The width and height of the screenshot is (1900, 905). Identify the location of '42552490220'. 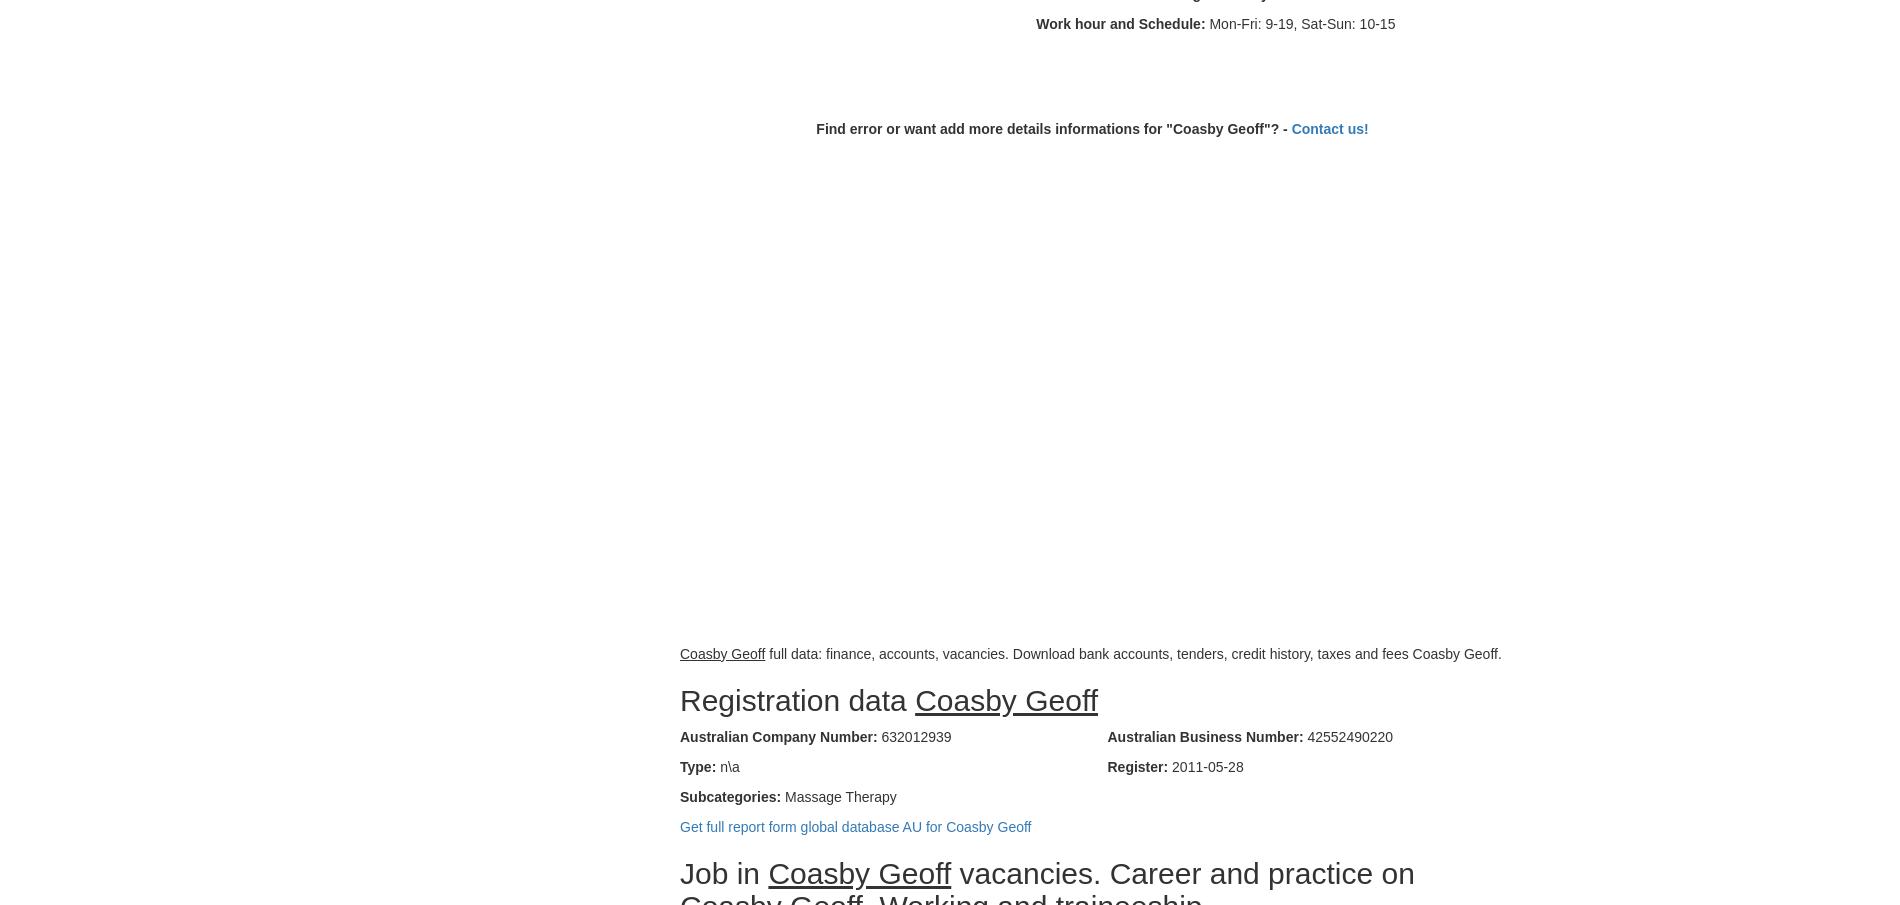
(1347, 735).